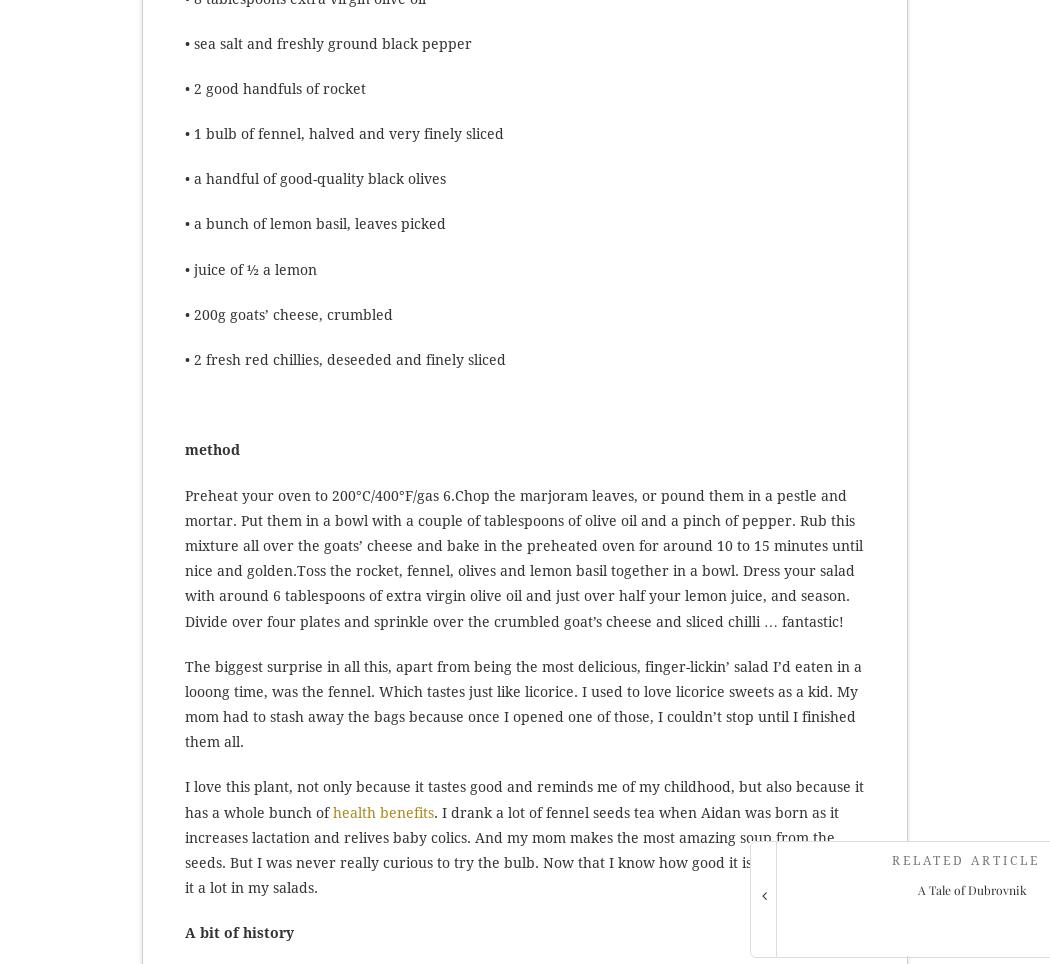  Describe the element at coordinates (239, 932) in the screenshot. I see `'A bit of history'` at that location.